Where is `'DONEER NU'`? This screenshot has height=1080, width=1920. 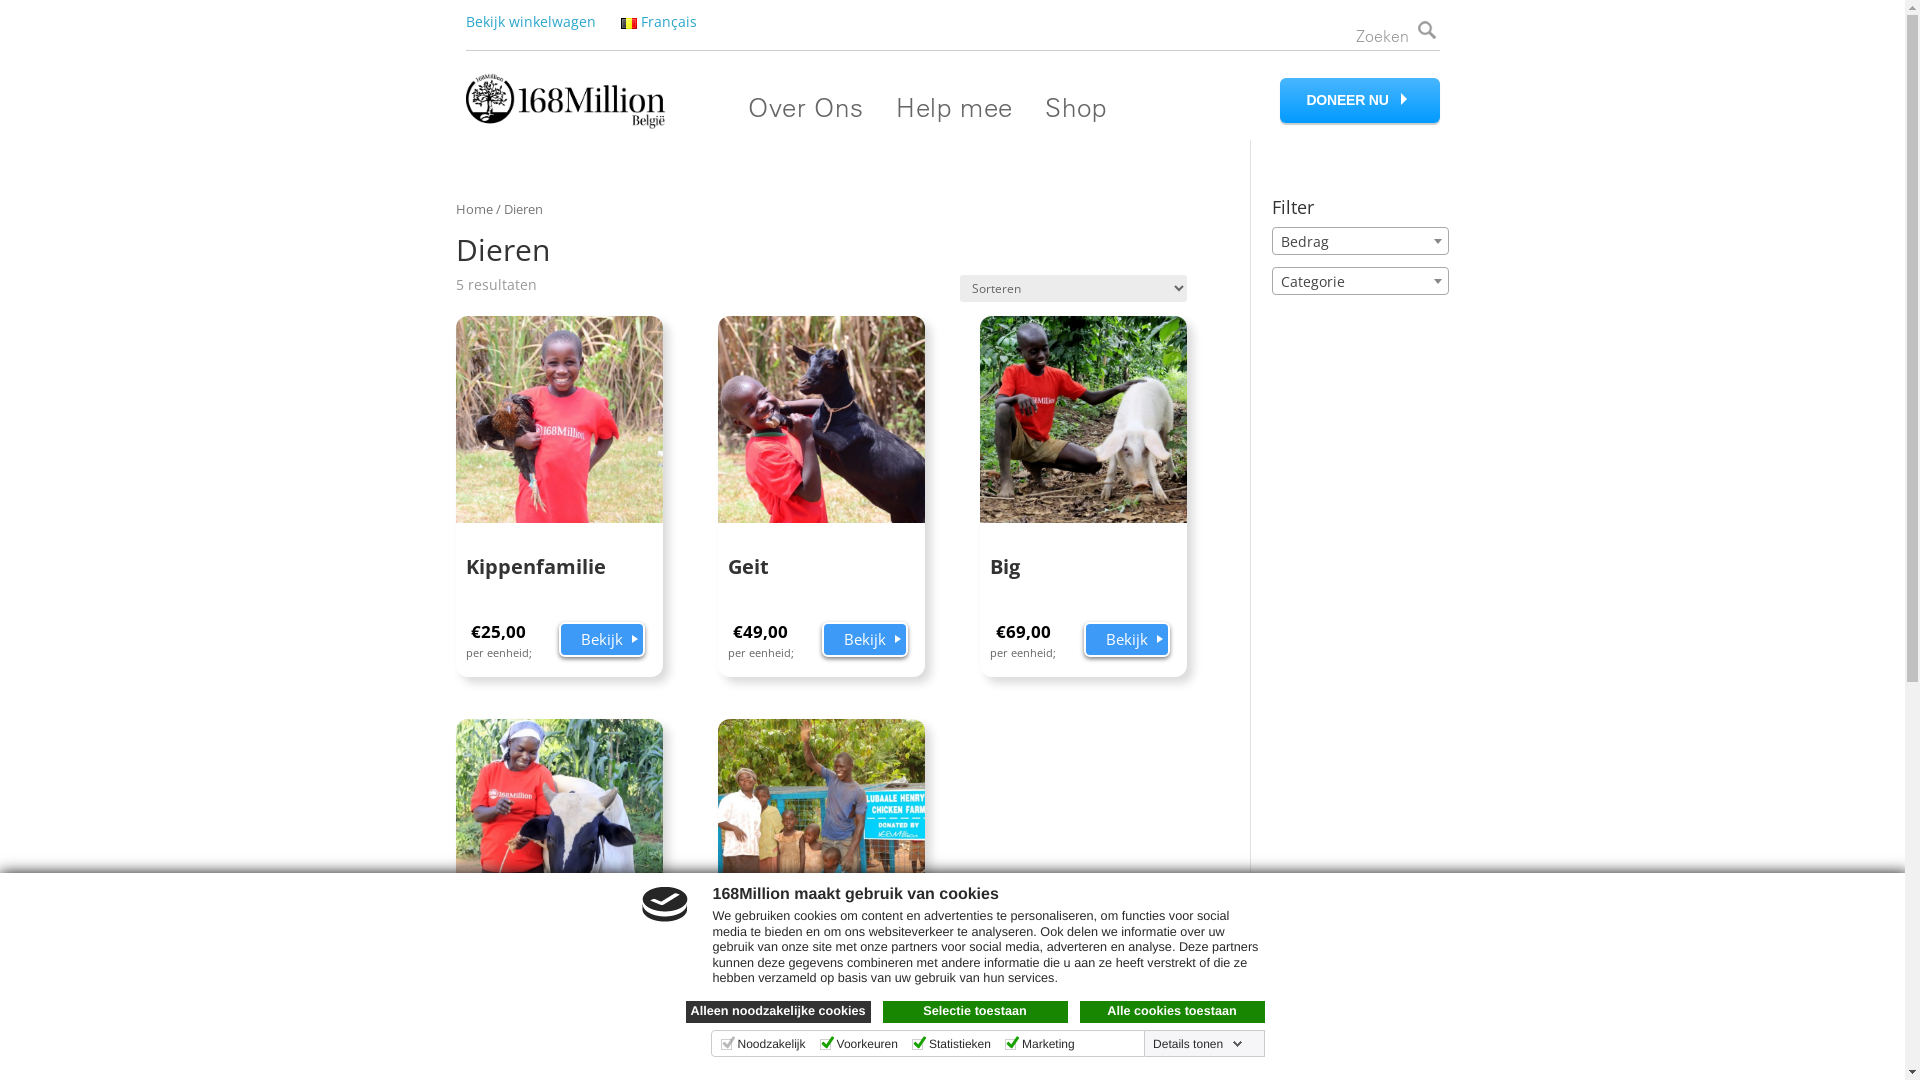 'DONEER NU' is located at coordinates (1359, 100).